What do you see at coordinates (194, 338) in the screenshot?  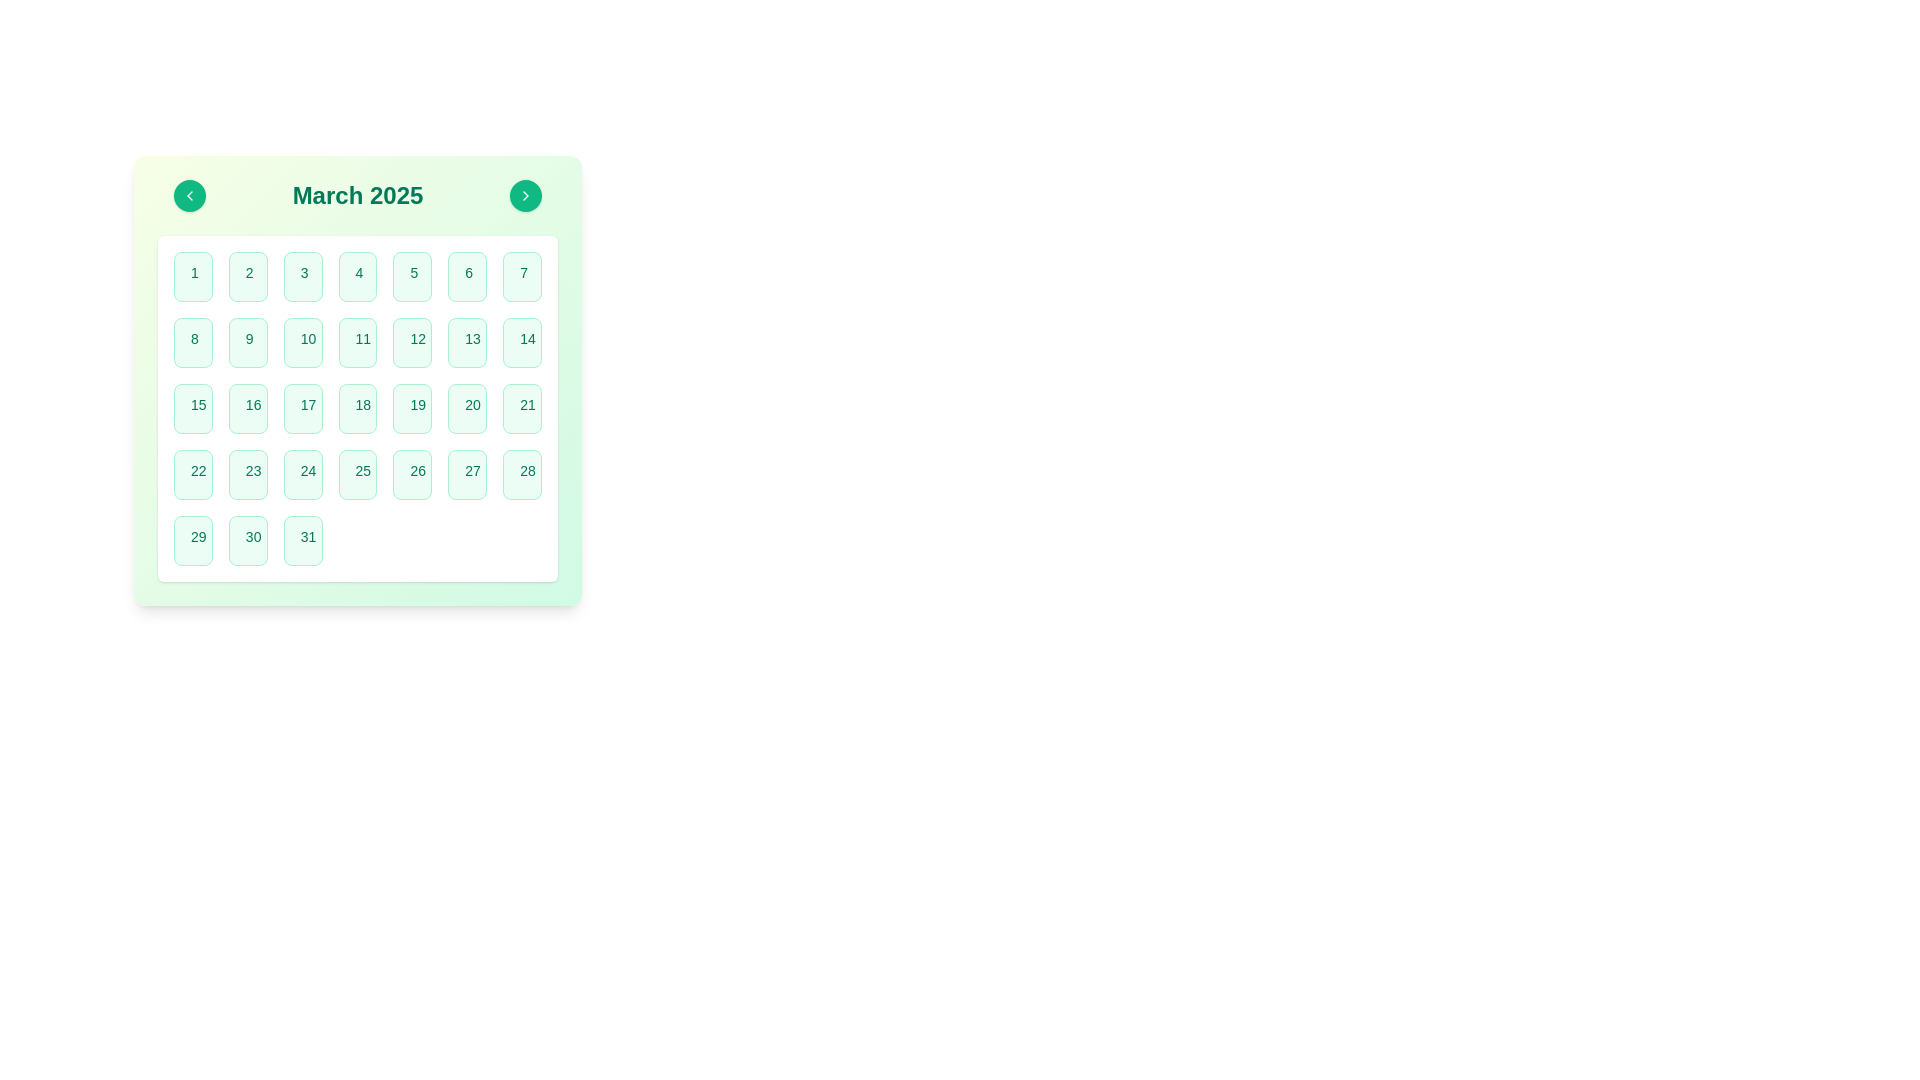 I see `numeric text '8' displayed in emerald green color, which represents the 8th of March in a calendar layout, located in the second row and first column of the calendar grid` at bounding box center [194, 338].